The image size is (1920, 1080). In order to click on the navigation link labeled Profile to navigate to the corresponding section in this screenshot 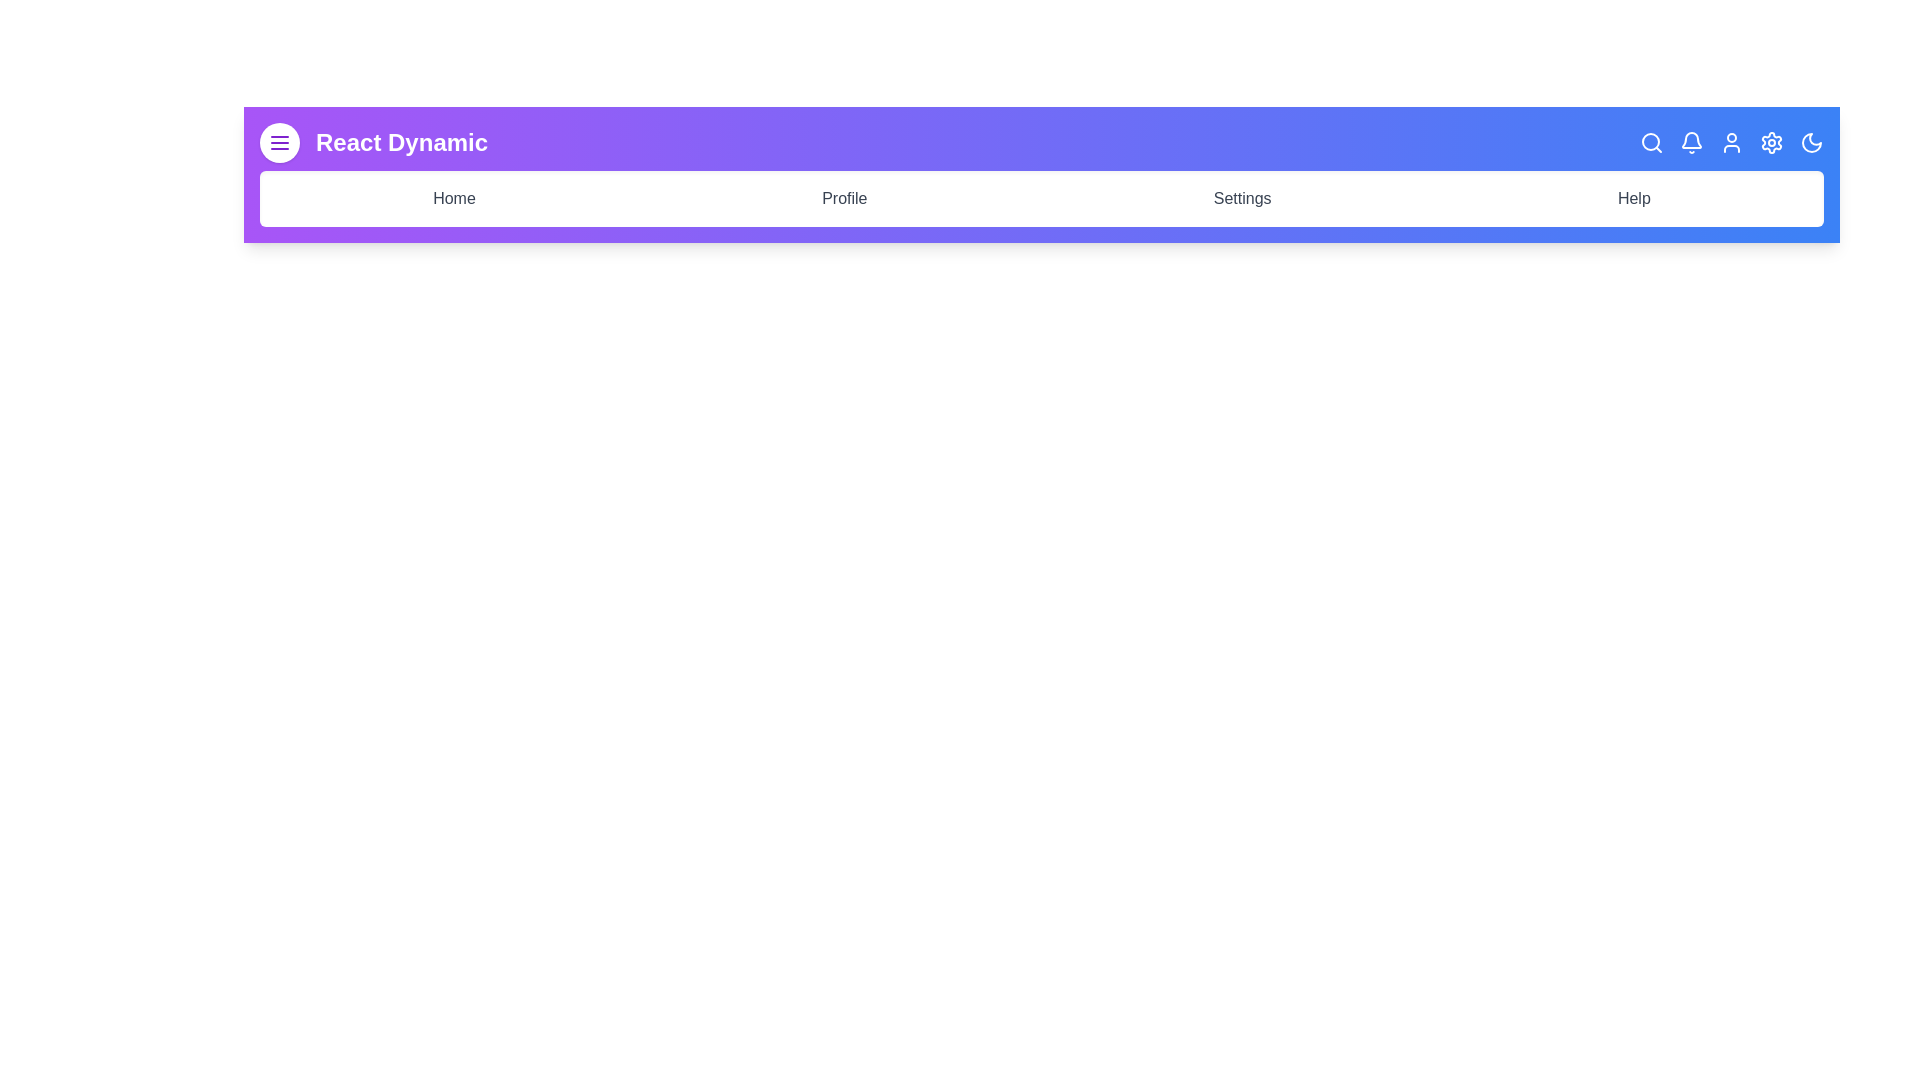, I will do `click(844, 199)`.